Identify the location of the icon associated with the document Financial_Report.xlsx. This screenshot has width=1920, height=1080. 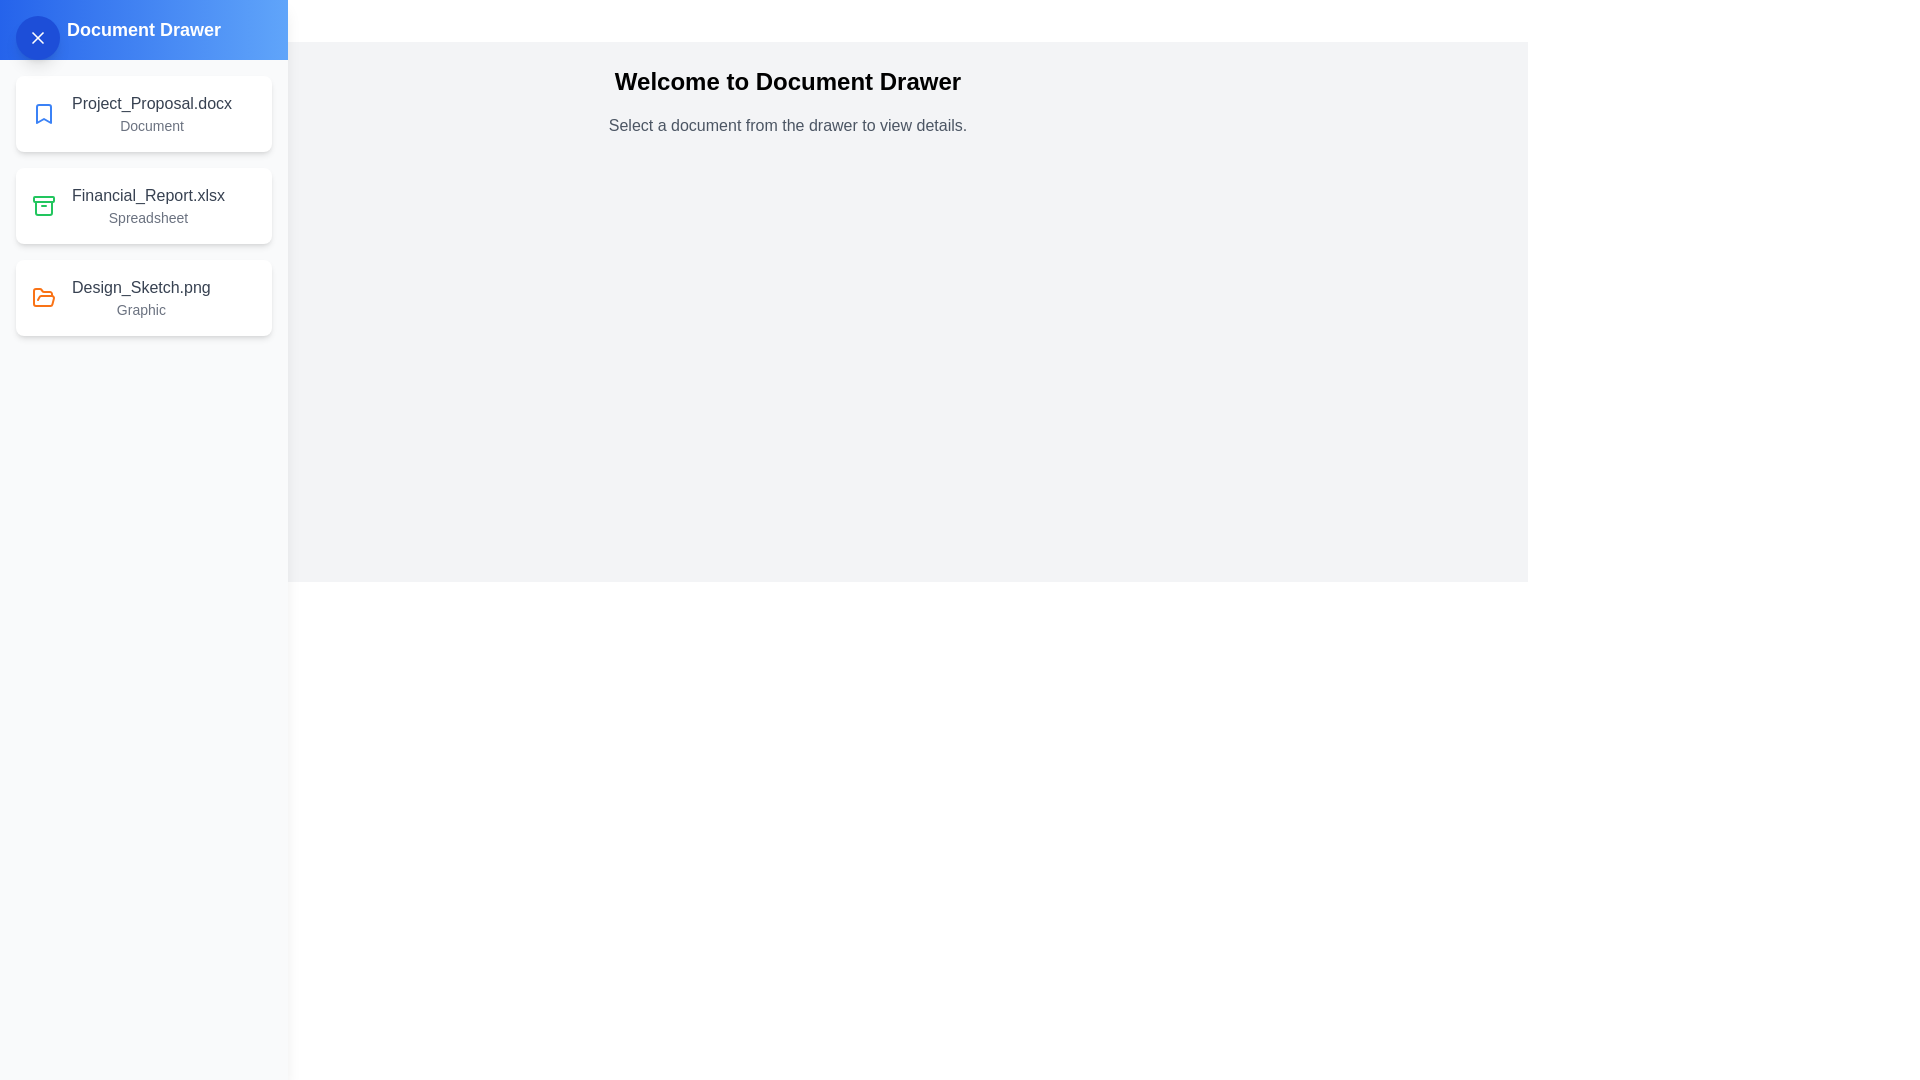
(43, 205).